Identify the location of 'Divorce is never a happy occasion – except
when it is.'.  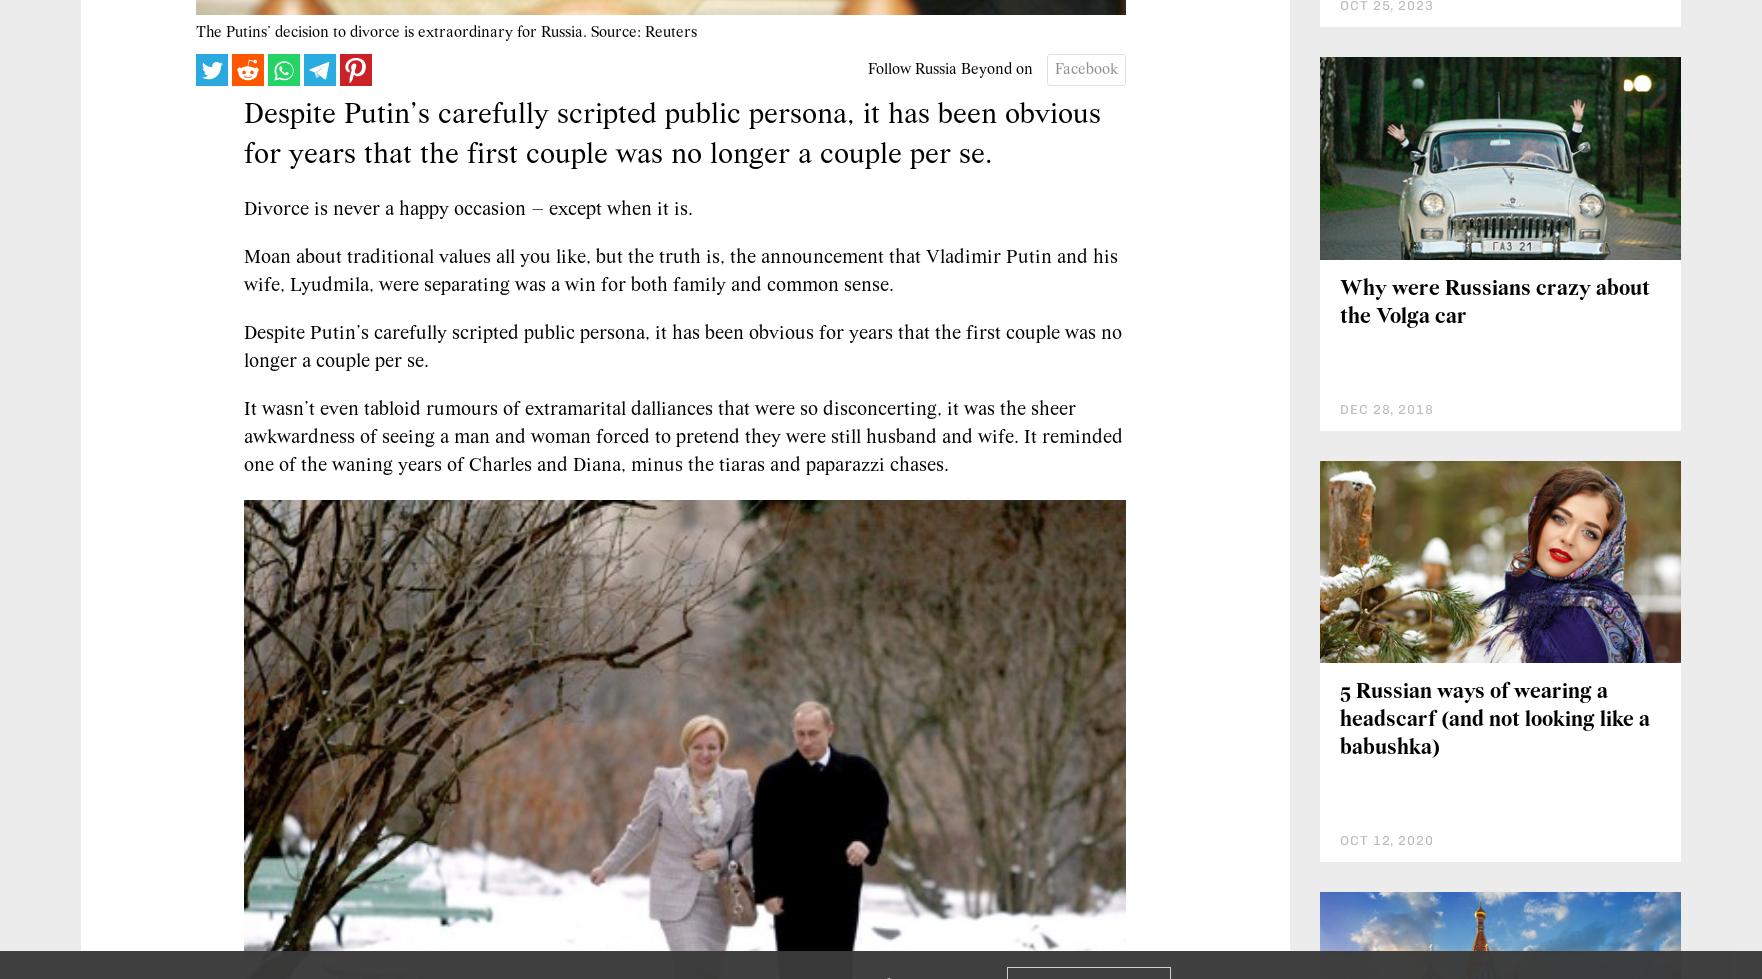
(467, 209).